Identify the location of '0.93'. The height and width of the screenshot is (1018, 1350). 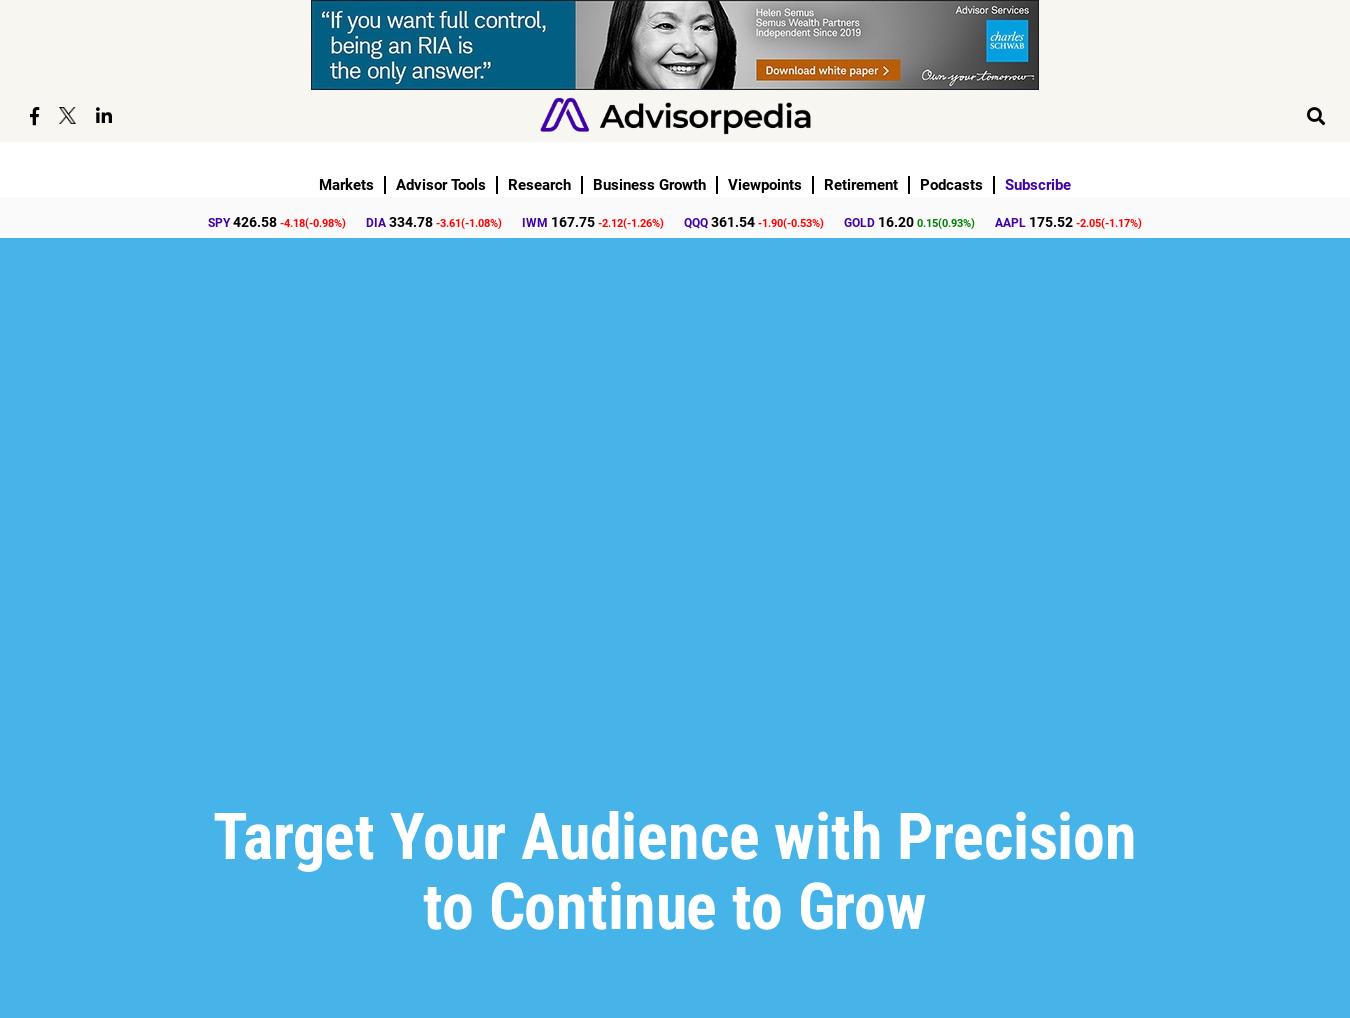
(951, 222).